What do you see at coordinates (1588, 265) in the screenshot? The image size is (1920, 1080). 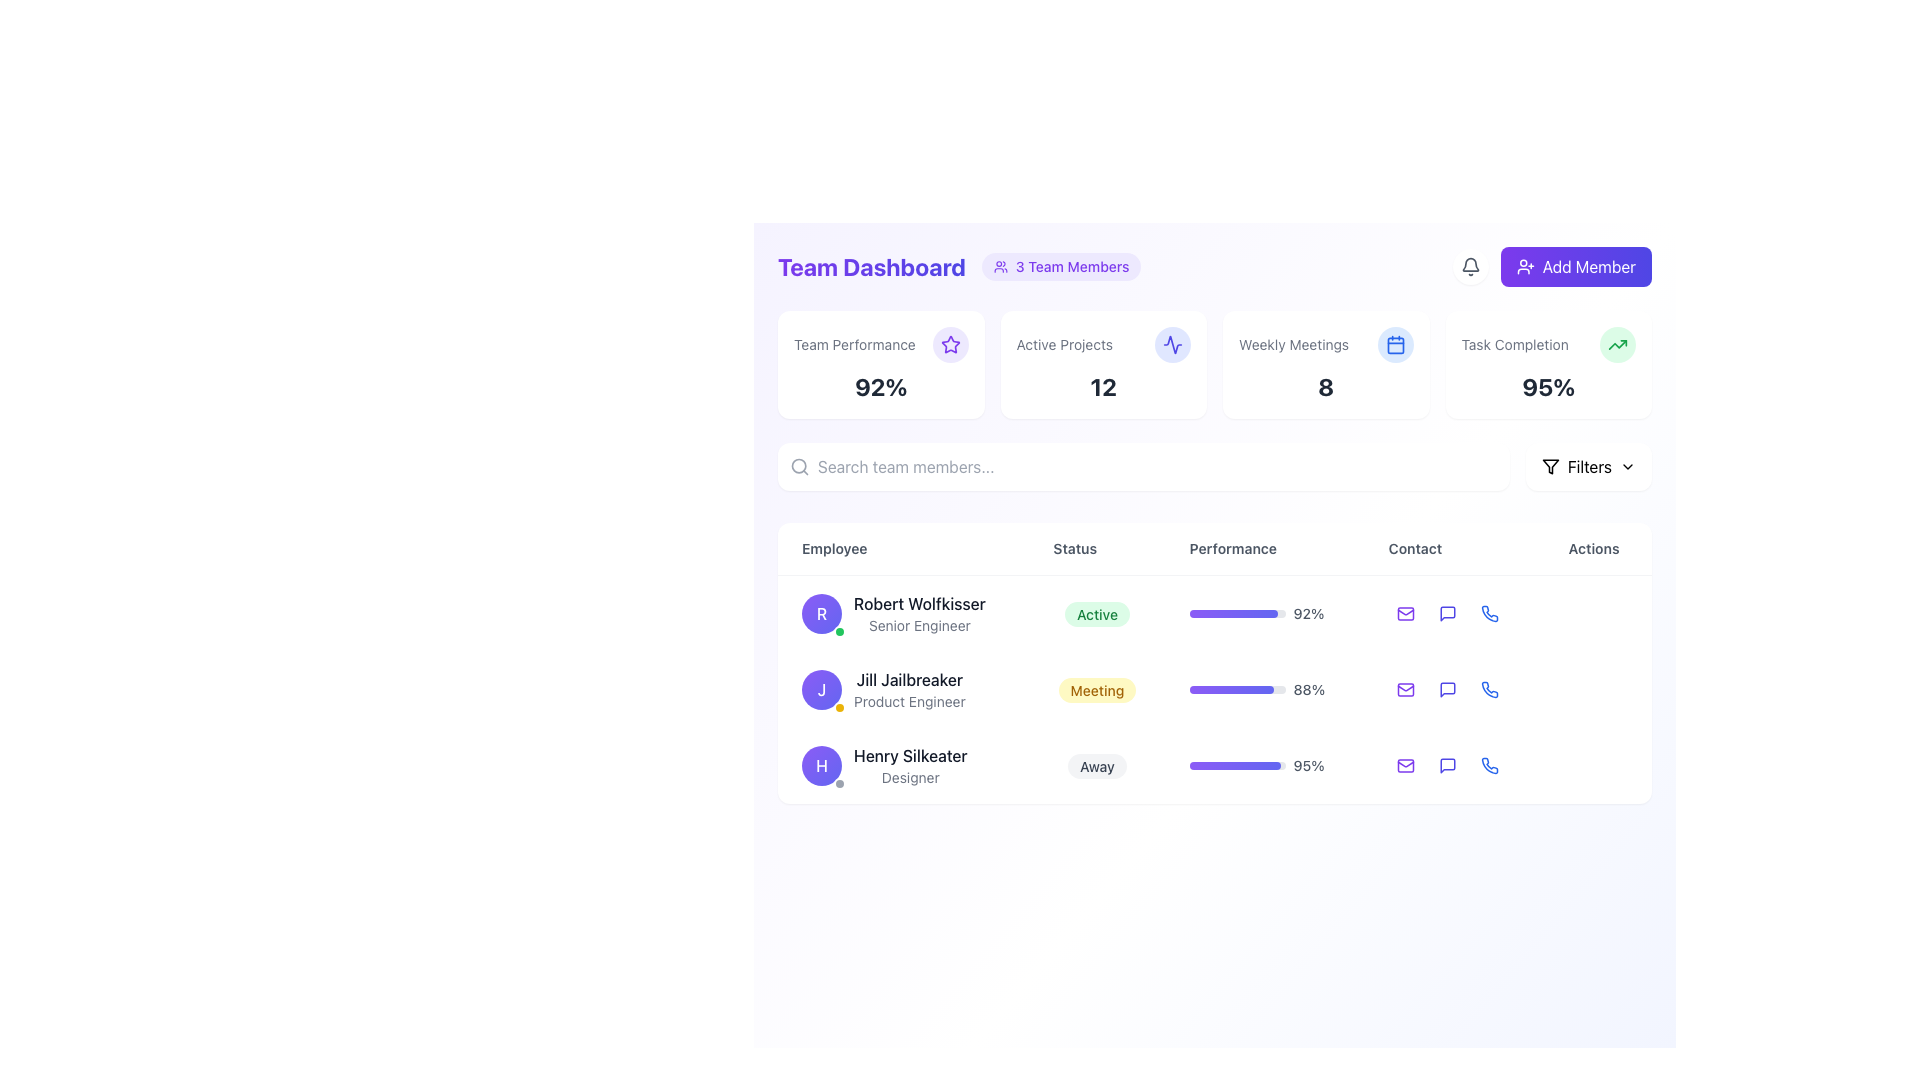 I see `keyboard navigation` at bounding box center [1588, 265].